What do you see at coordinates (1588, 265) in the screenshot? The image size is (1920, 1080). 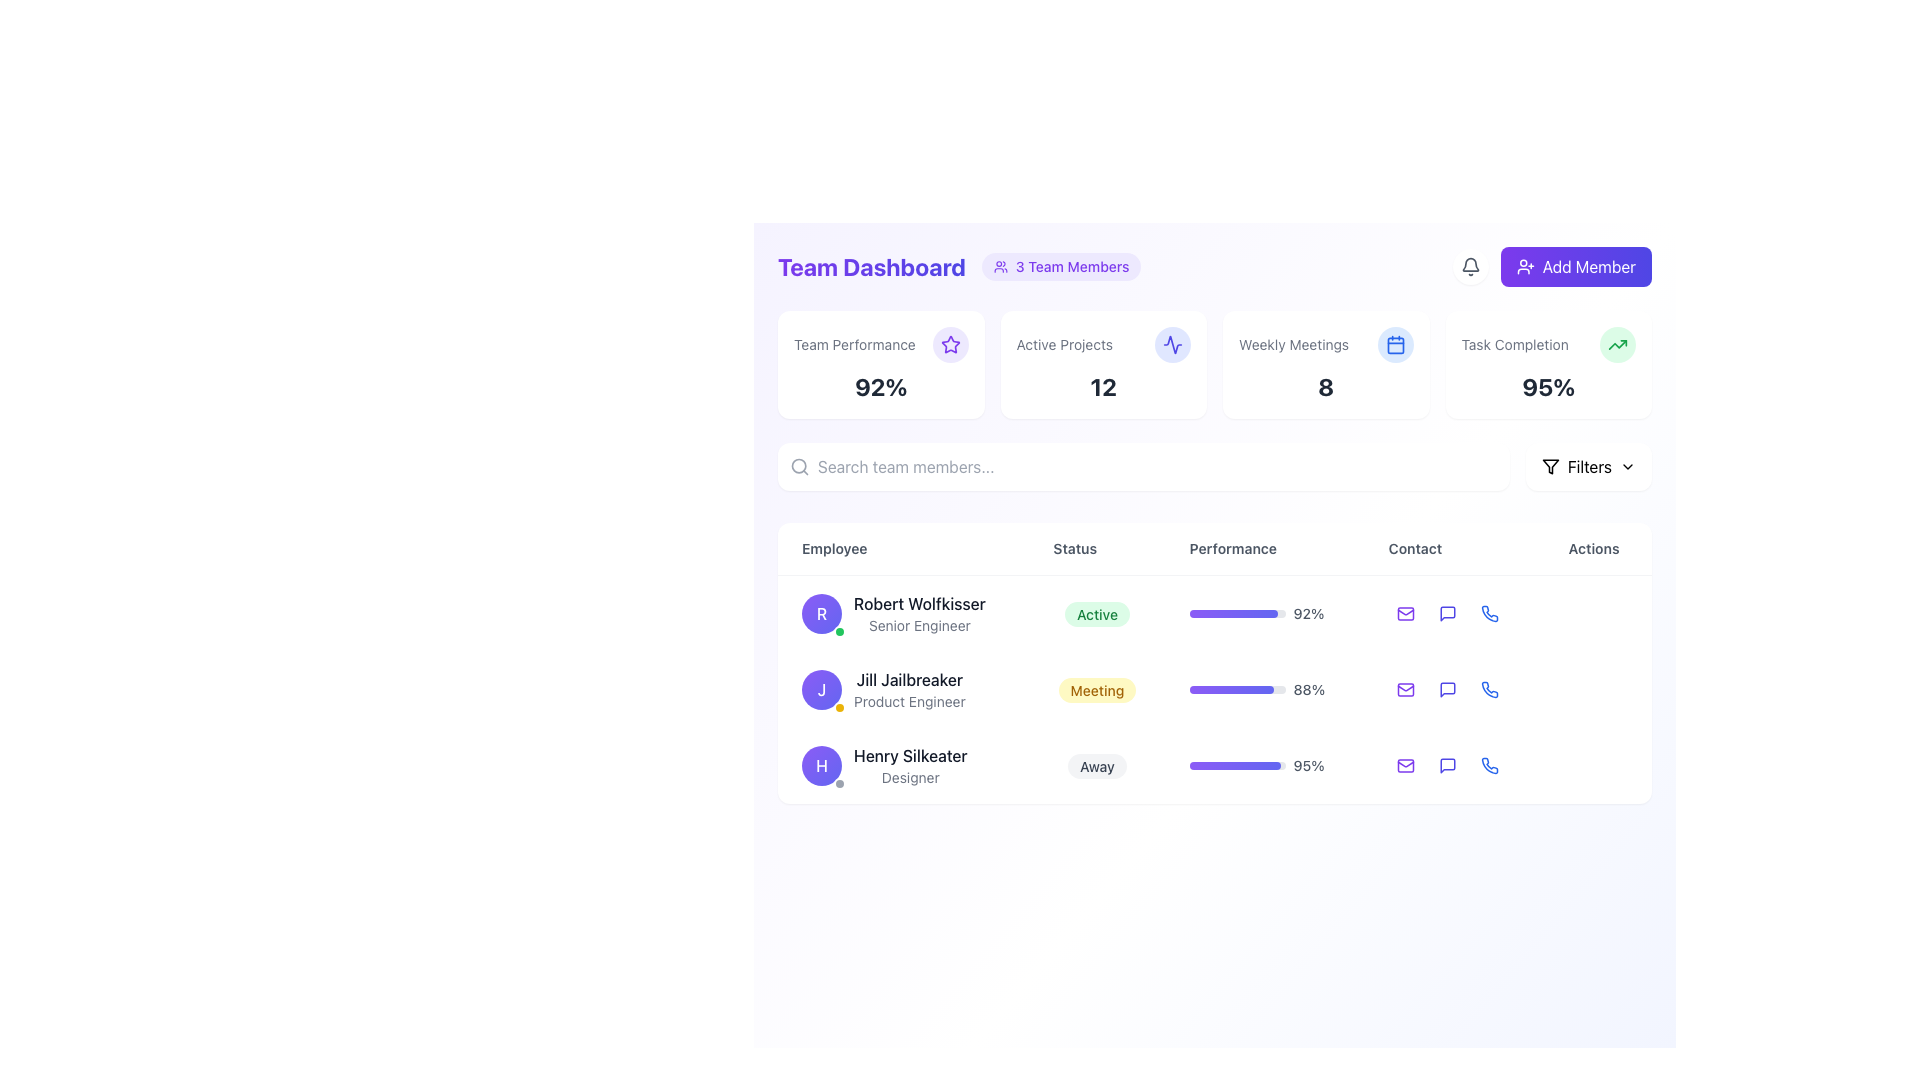 I see `keyboard navigation` at bounding box center [1588, 265].